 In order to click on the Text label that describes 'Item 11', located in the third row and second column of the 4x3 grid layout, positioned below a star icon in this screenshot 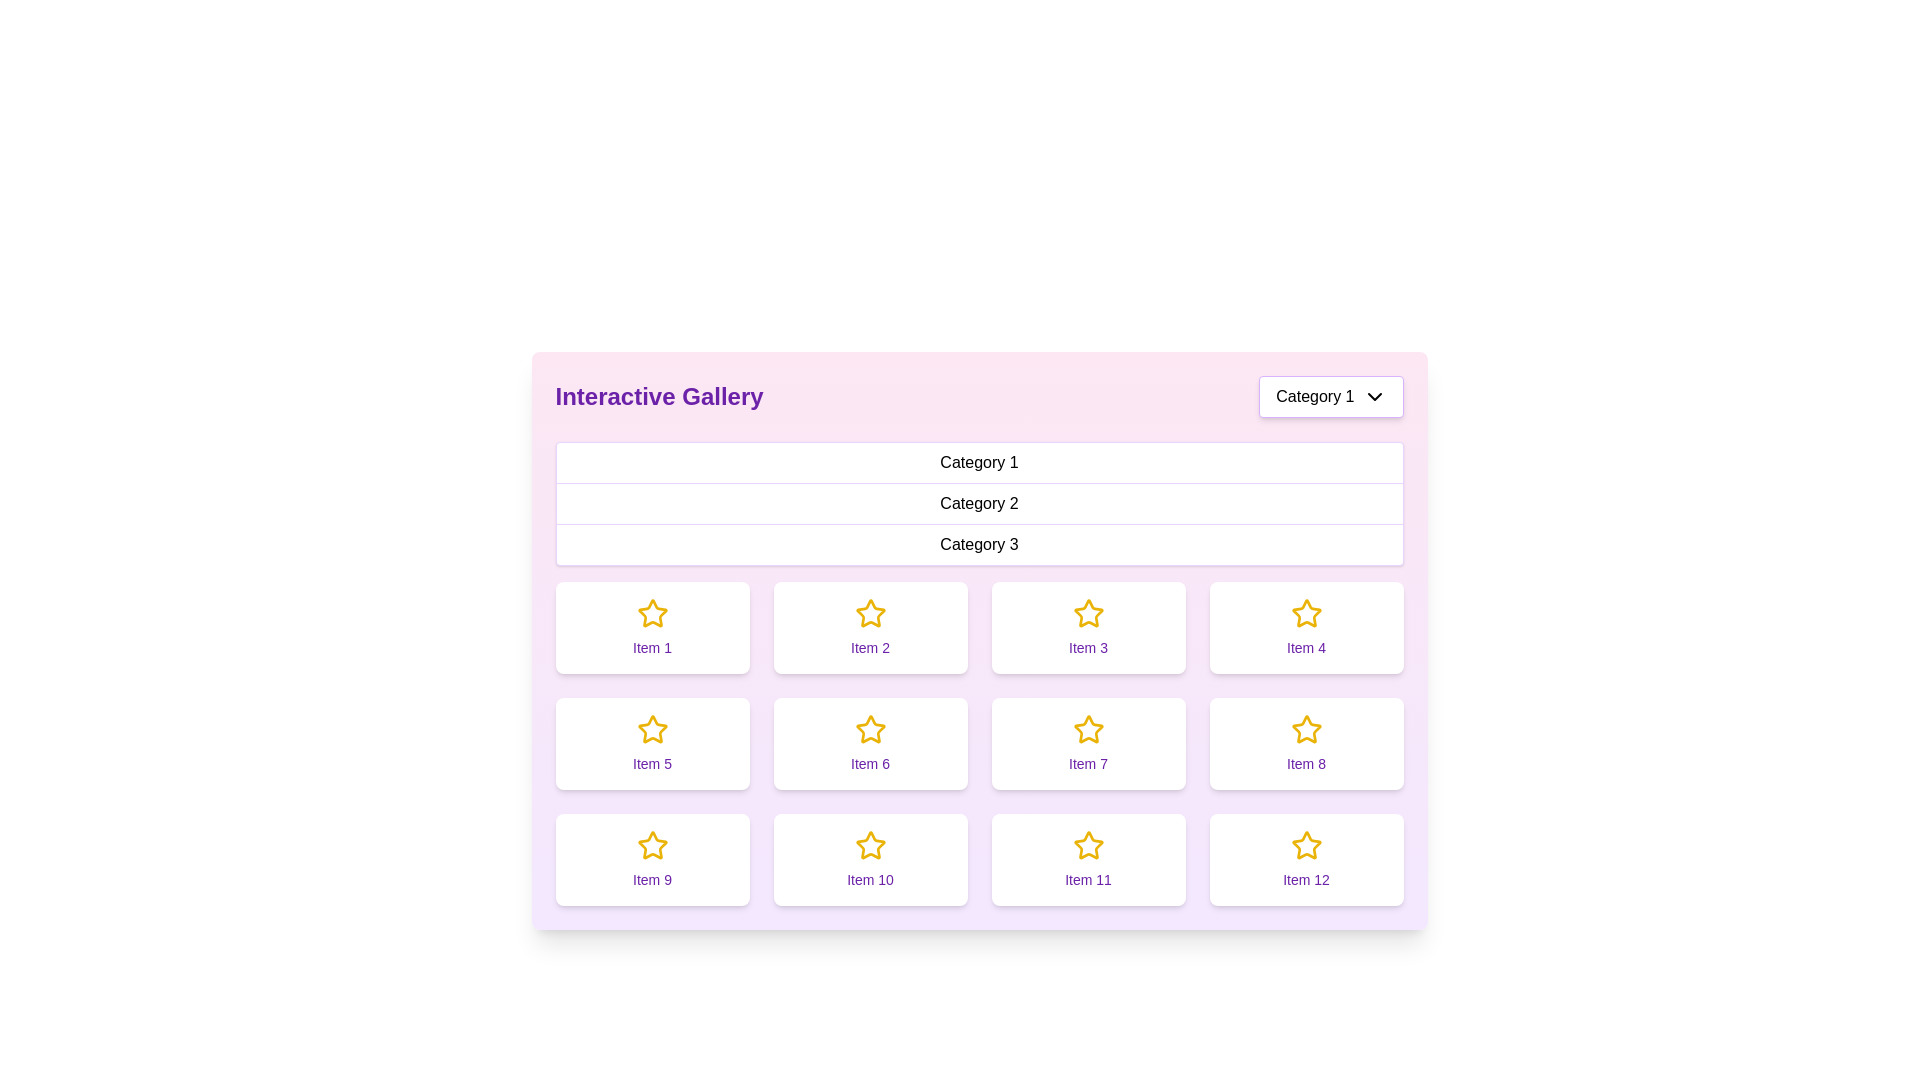, I will do `click(1087, 878)`.